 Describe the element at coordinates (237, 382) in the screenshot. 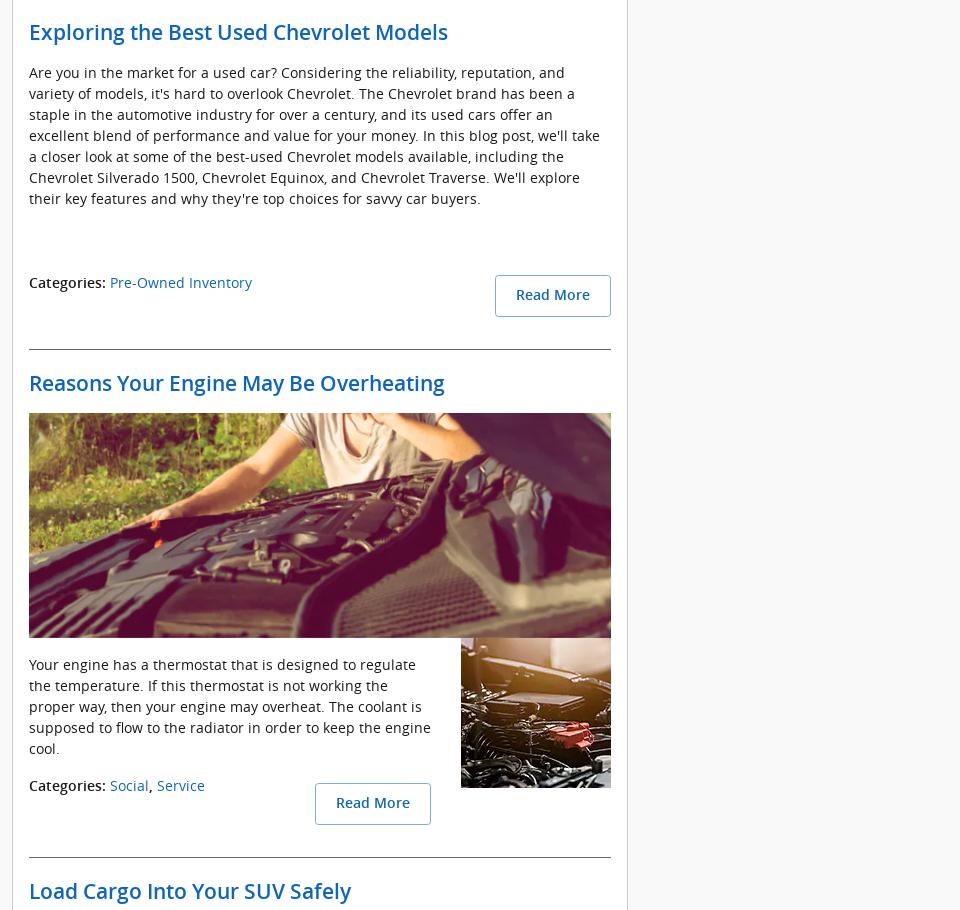

I see `'Reasons Your Engine May Be Overheating'` at that location.